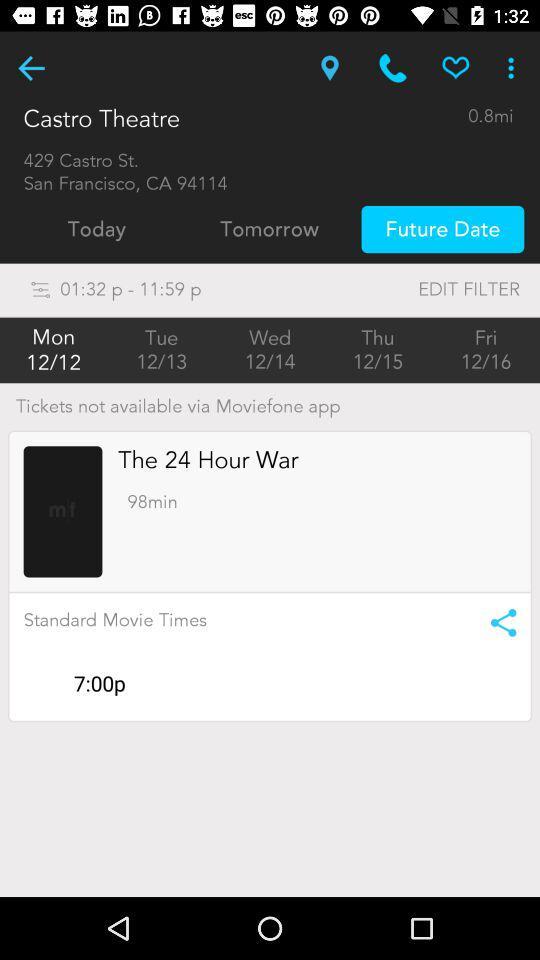  I want to click on information, so click(496, 621).